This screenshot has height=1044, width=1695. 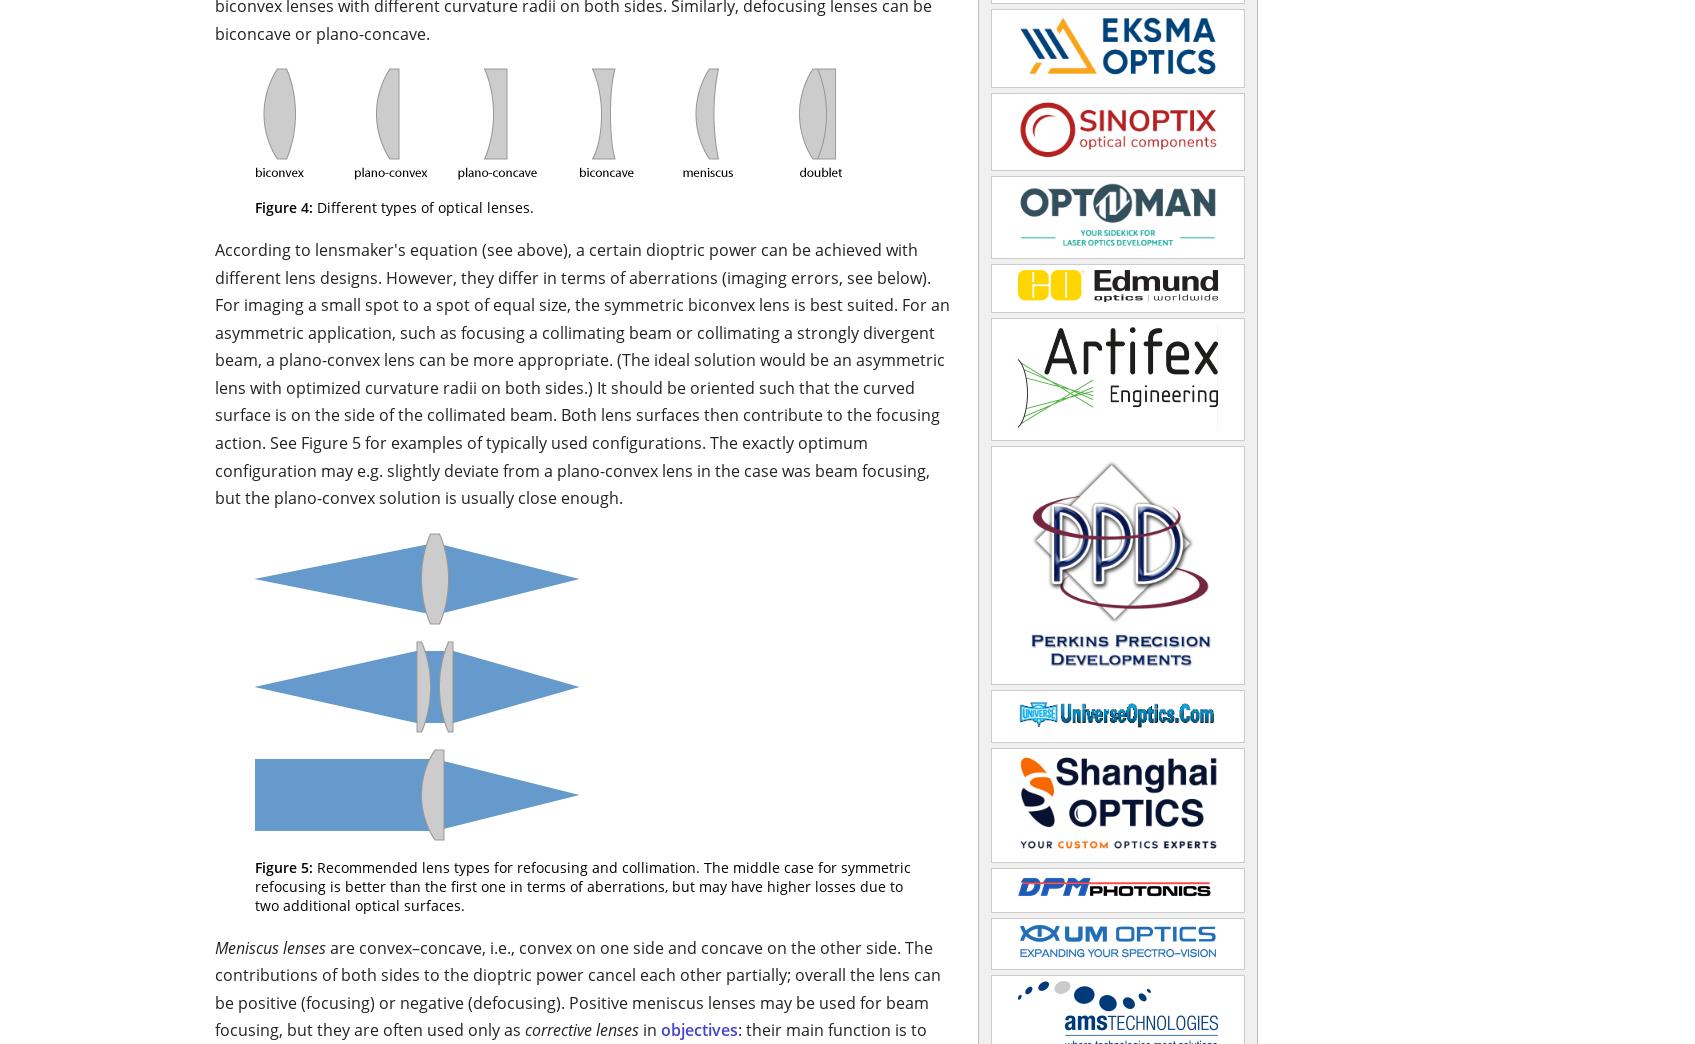 What do you see at coordinates (423, 207) in the screenshot?
I see `'Different types of optical lenses.'` at bounding box center [423, 207].